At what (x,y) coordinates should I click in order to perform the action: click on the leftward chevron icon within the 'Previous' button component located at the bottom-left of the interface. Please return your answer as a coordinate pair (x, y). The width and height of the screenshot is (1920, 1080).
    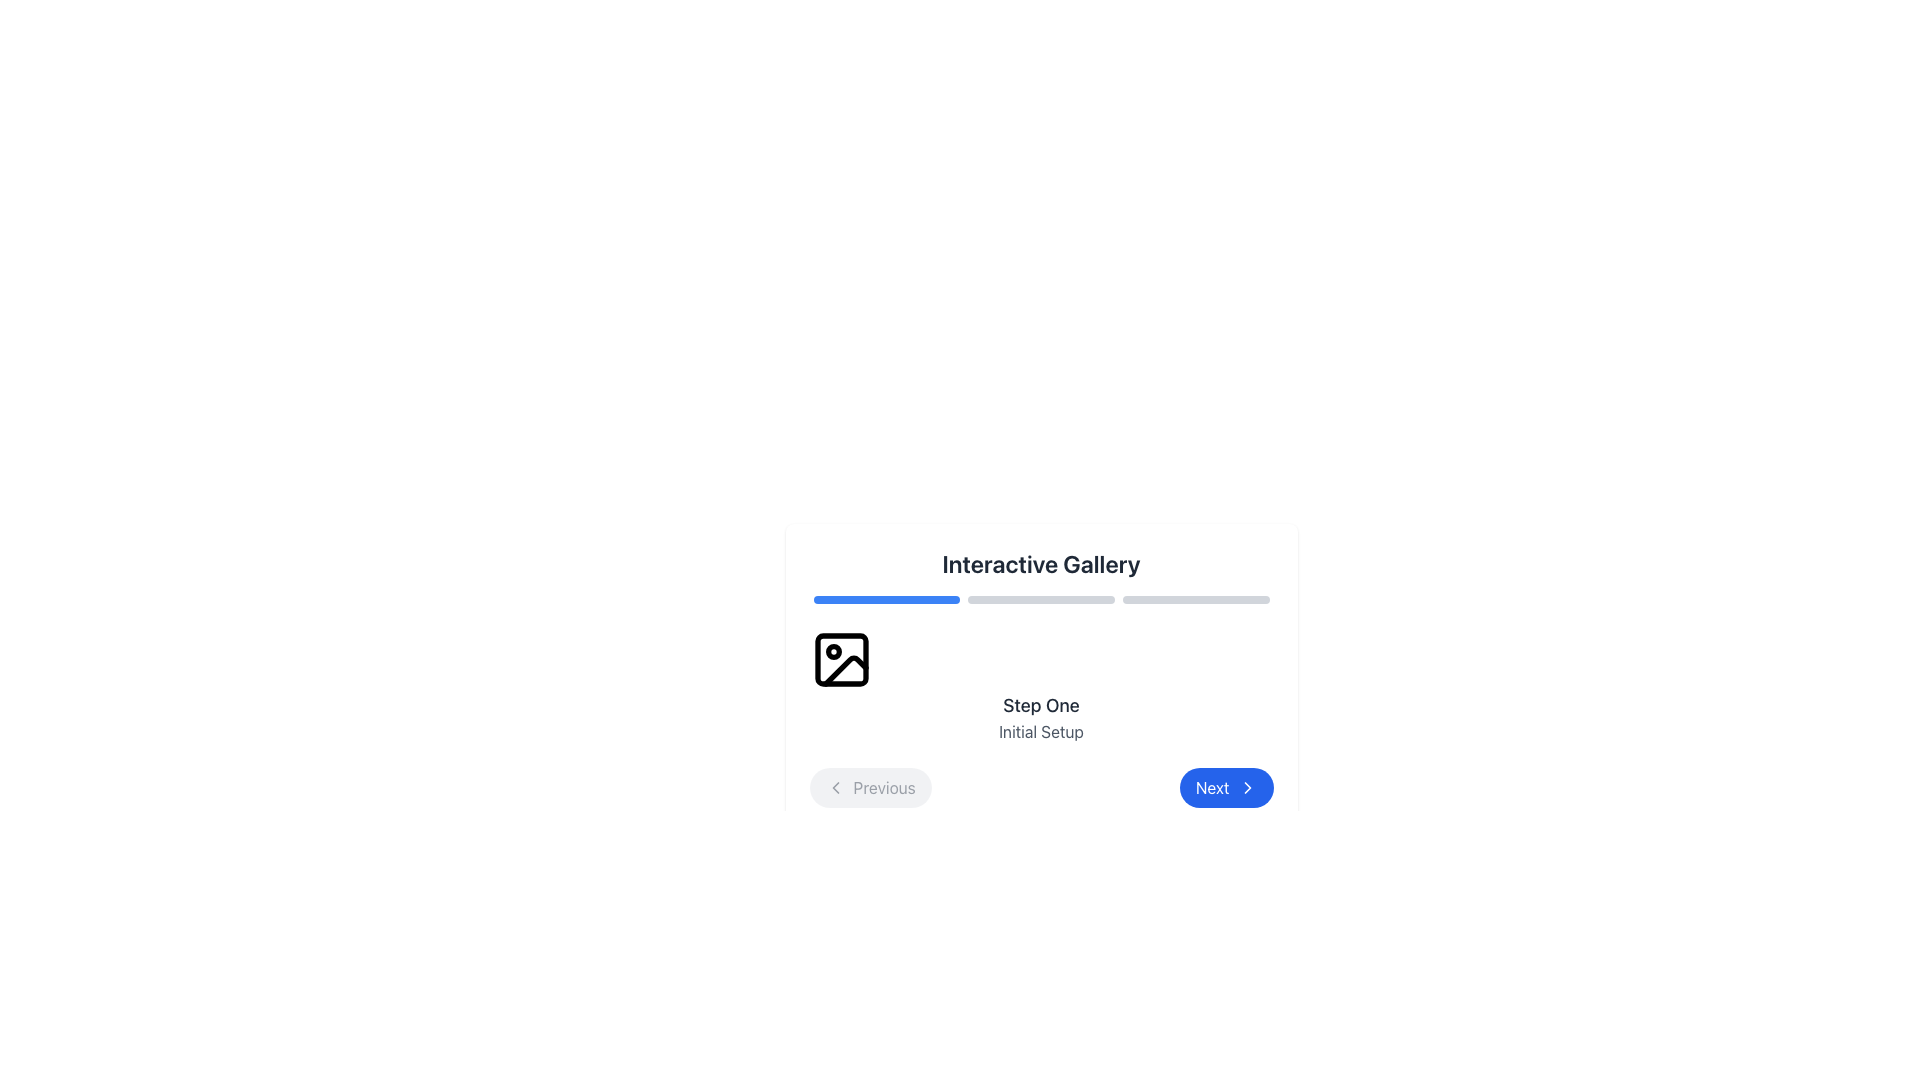
    Looking at the image, I should click on (835, 786).